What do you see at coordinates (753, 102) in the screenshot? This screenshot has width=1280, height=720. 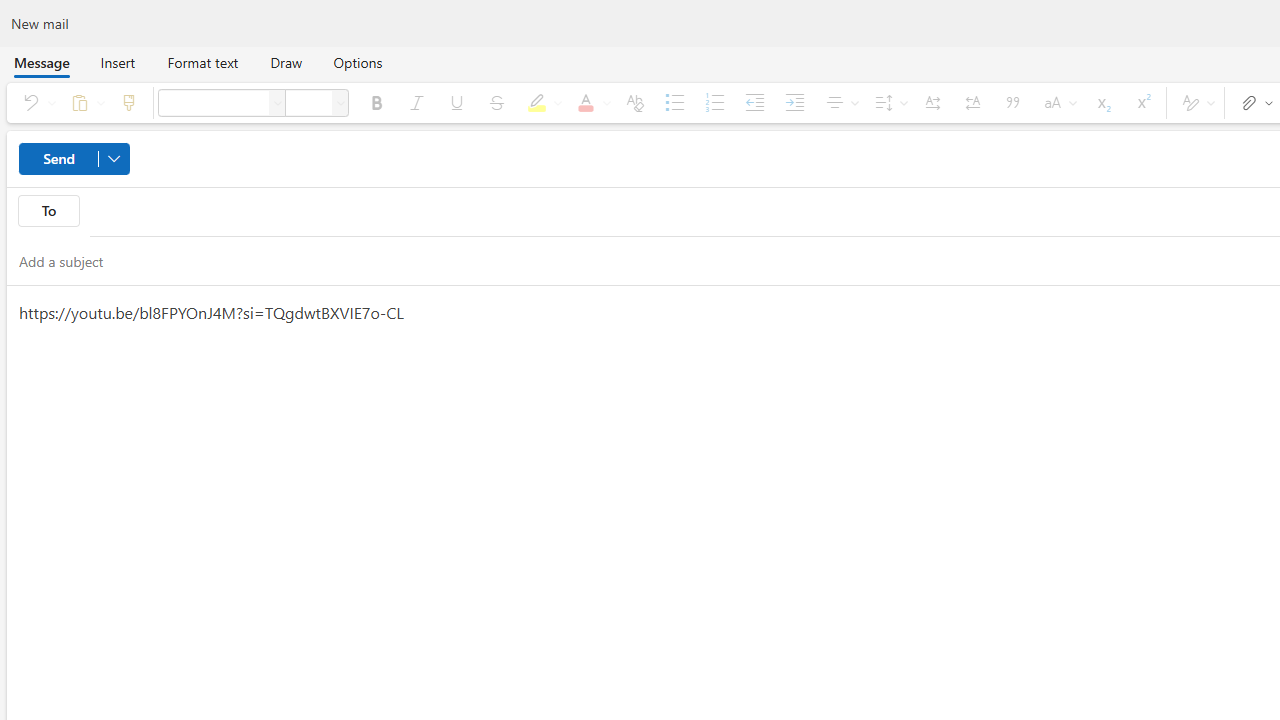 I see `'Decrease indent'` at bounding box center [753, 102].